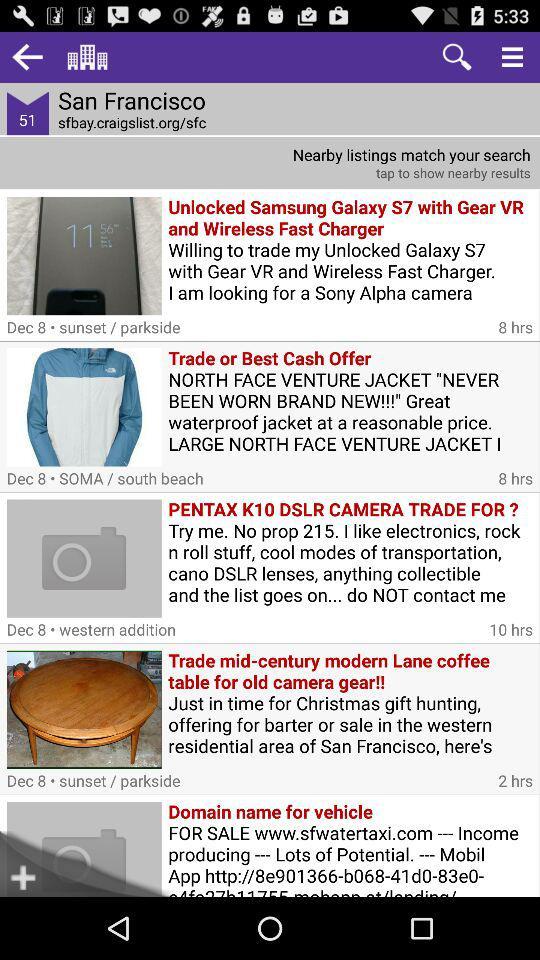  I want to click on search button, so click(457, 56).